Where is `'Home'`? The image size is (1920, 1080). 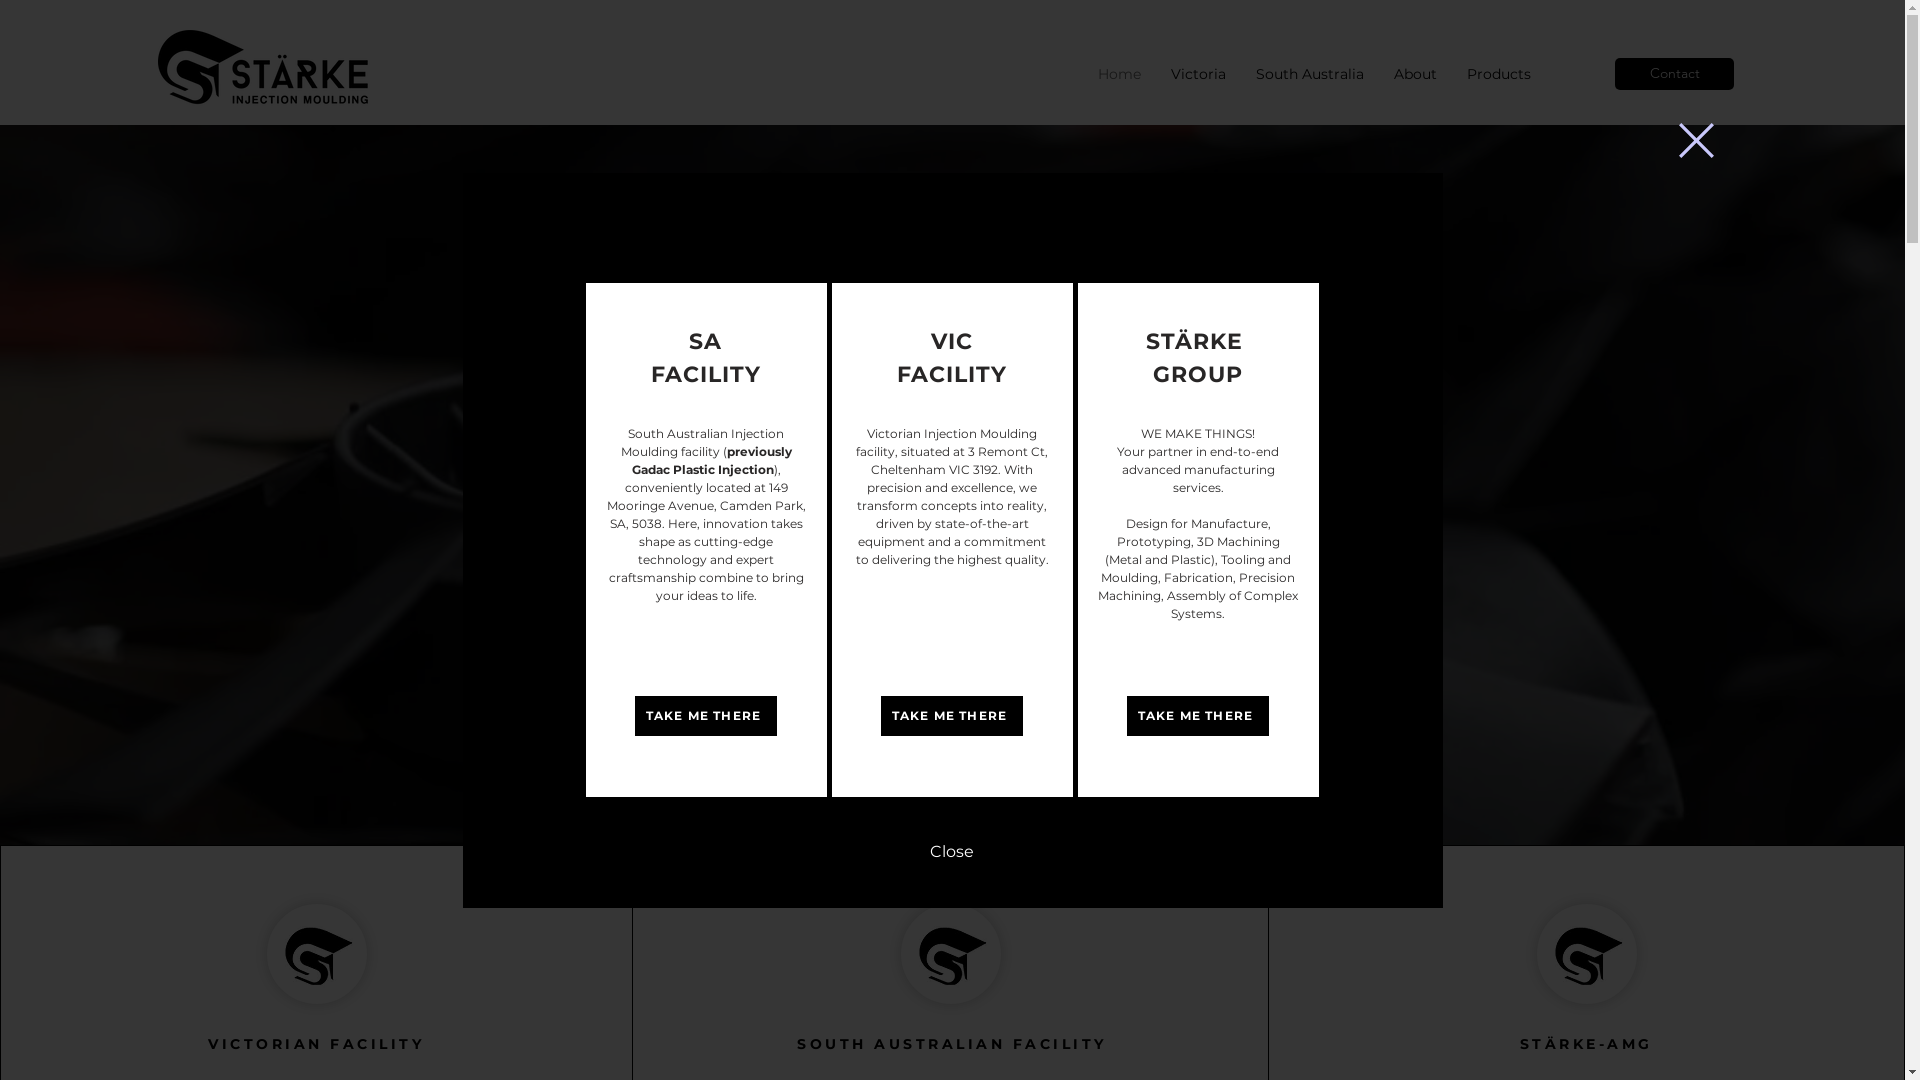
'Home' is located at coordinates (1118, 72).